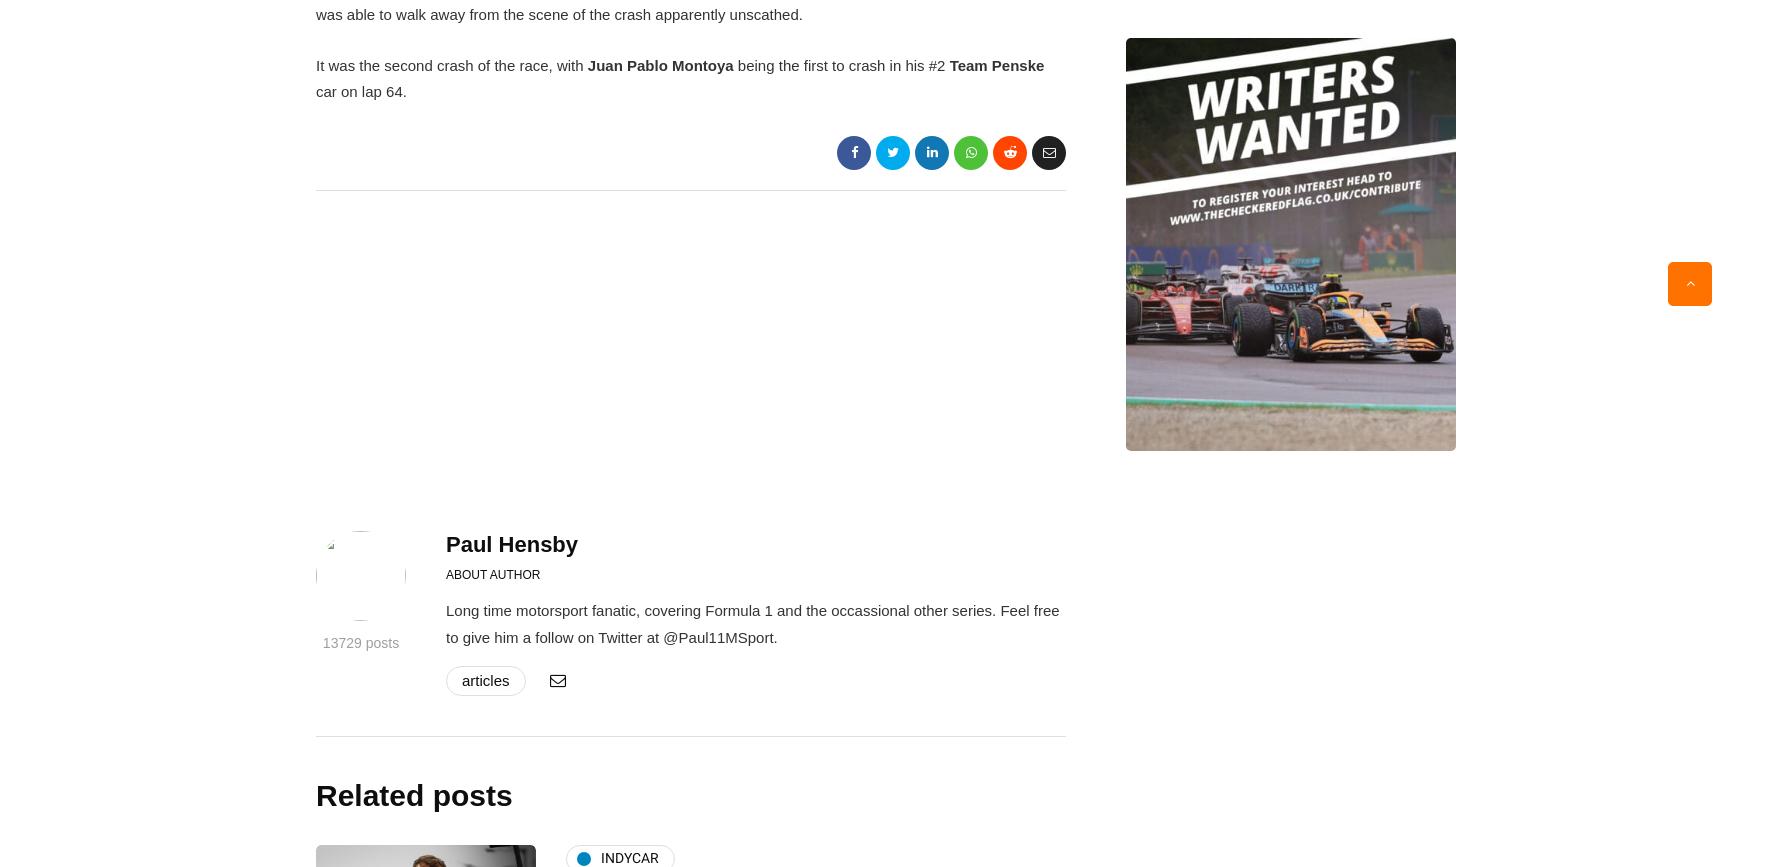  I want to click on 'being the first to crash in his #2', so click(840, 65).